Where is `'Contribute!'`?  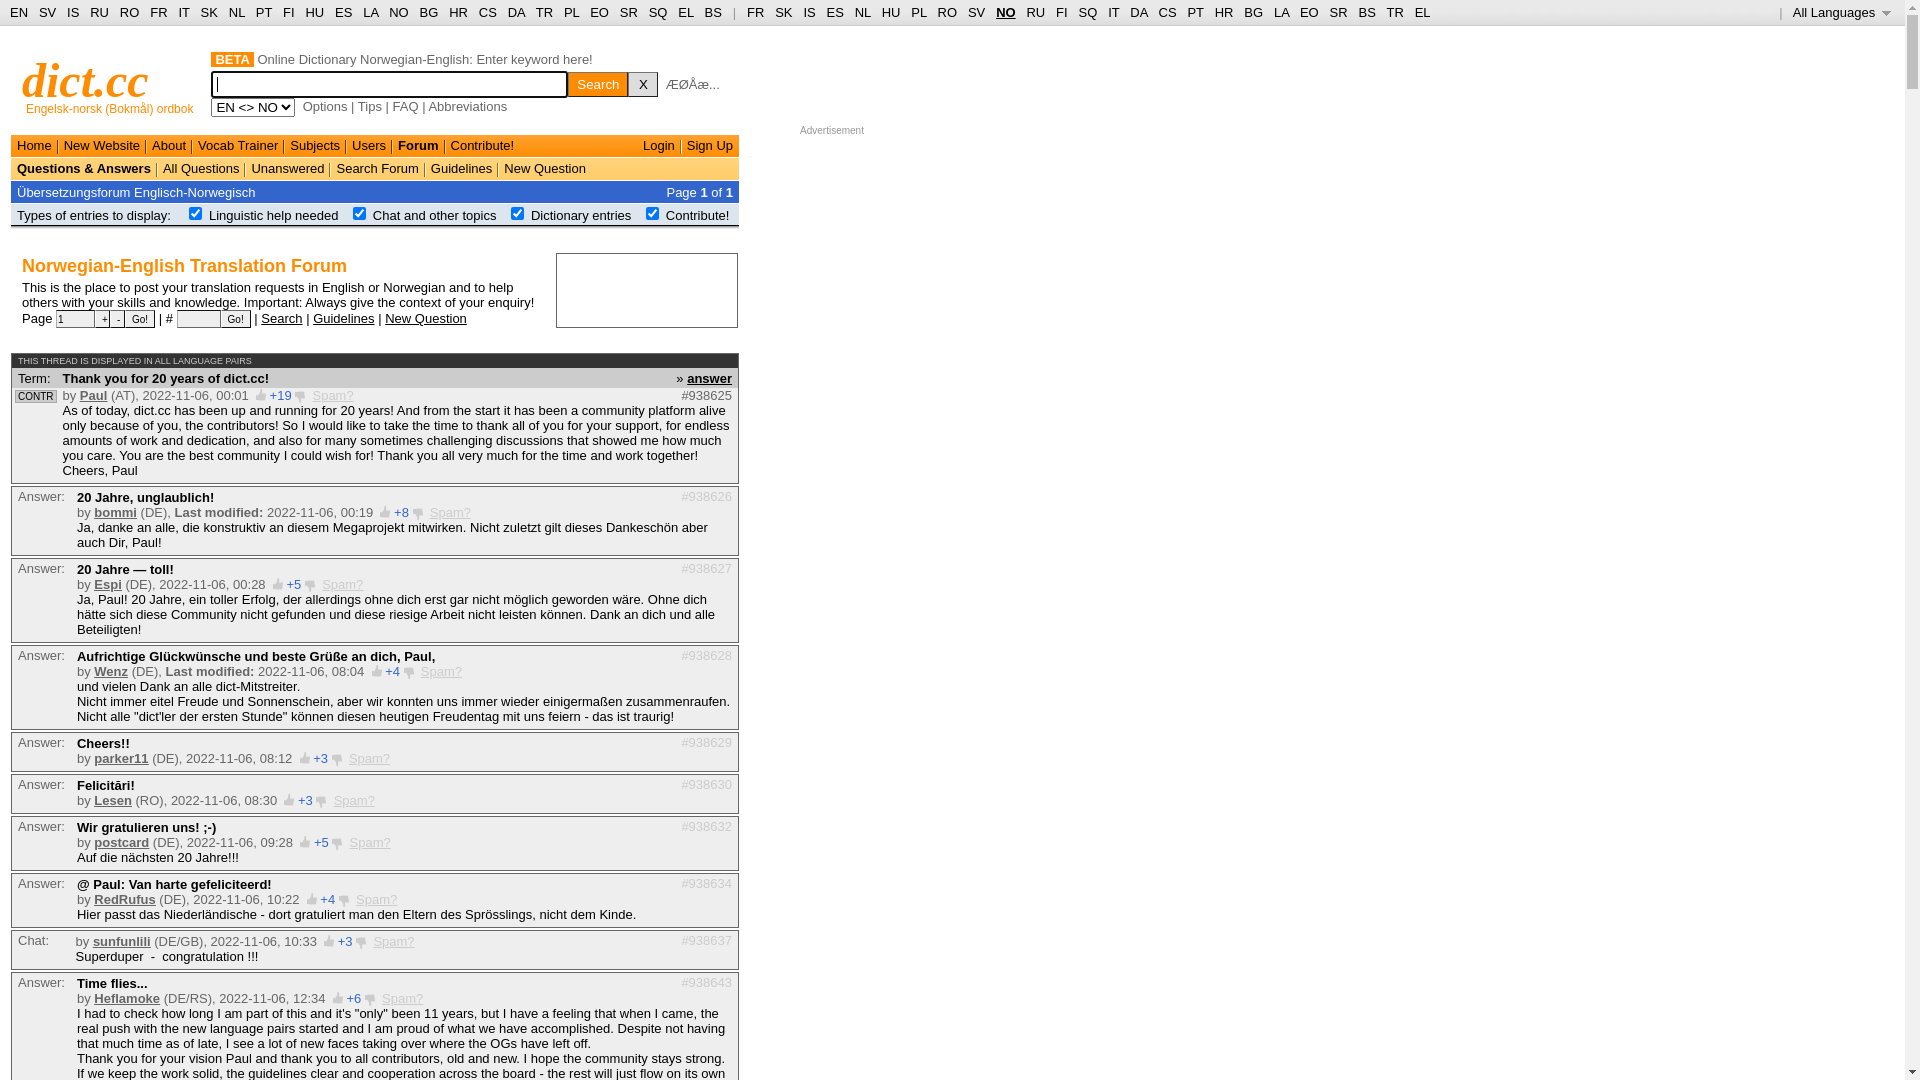
'Contribute!' is located at coordinates (483, 144).